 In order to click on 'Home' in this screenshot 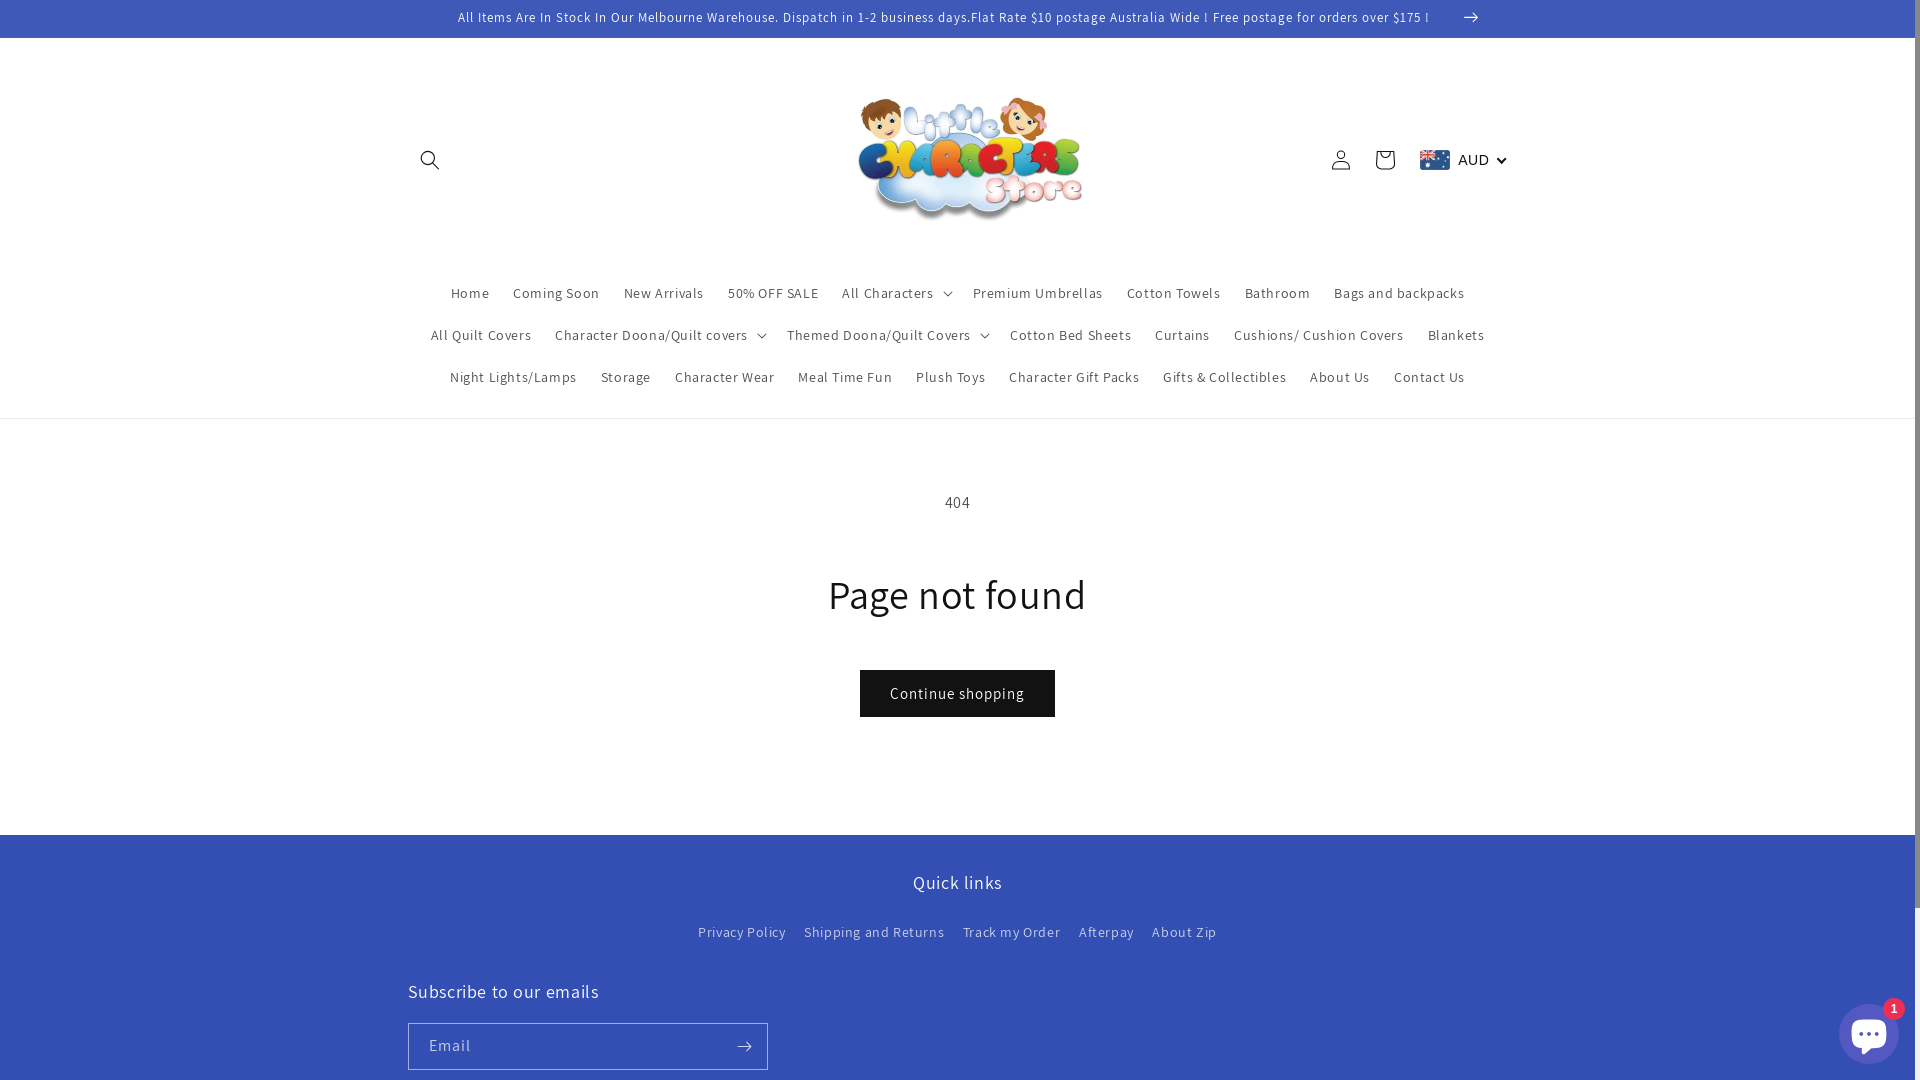, I will do `click(469, 293)`.